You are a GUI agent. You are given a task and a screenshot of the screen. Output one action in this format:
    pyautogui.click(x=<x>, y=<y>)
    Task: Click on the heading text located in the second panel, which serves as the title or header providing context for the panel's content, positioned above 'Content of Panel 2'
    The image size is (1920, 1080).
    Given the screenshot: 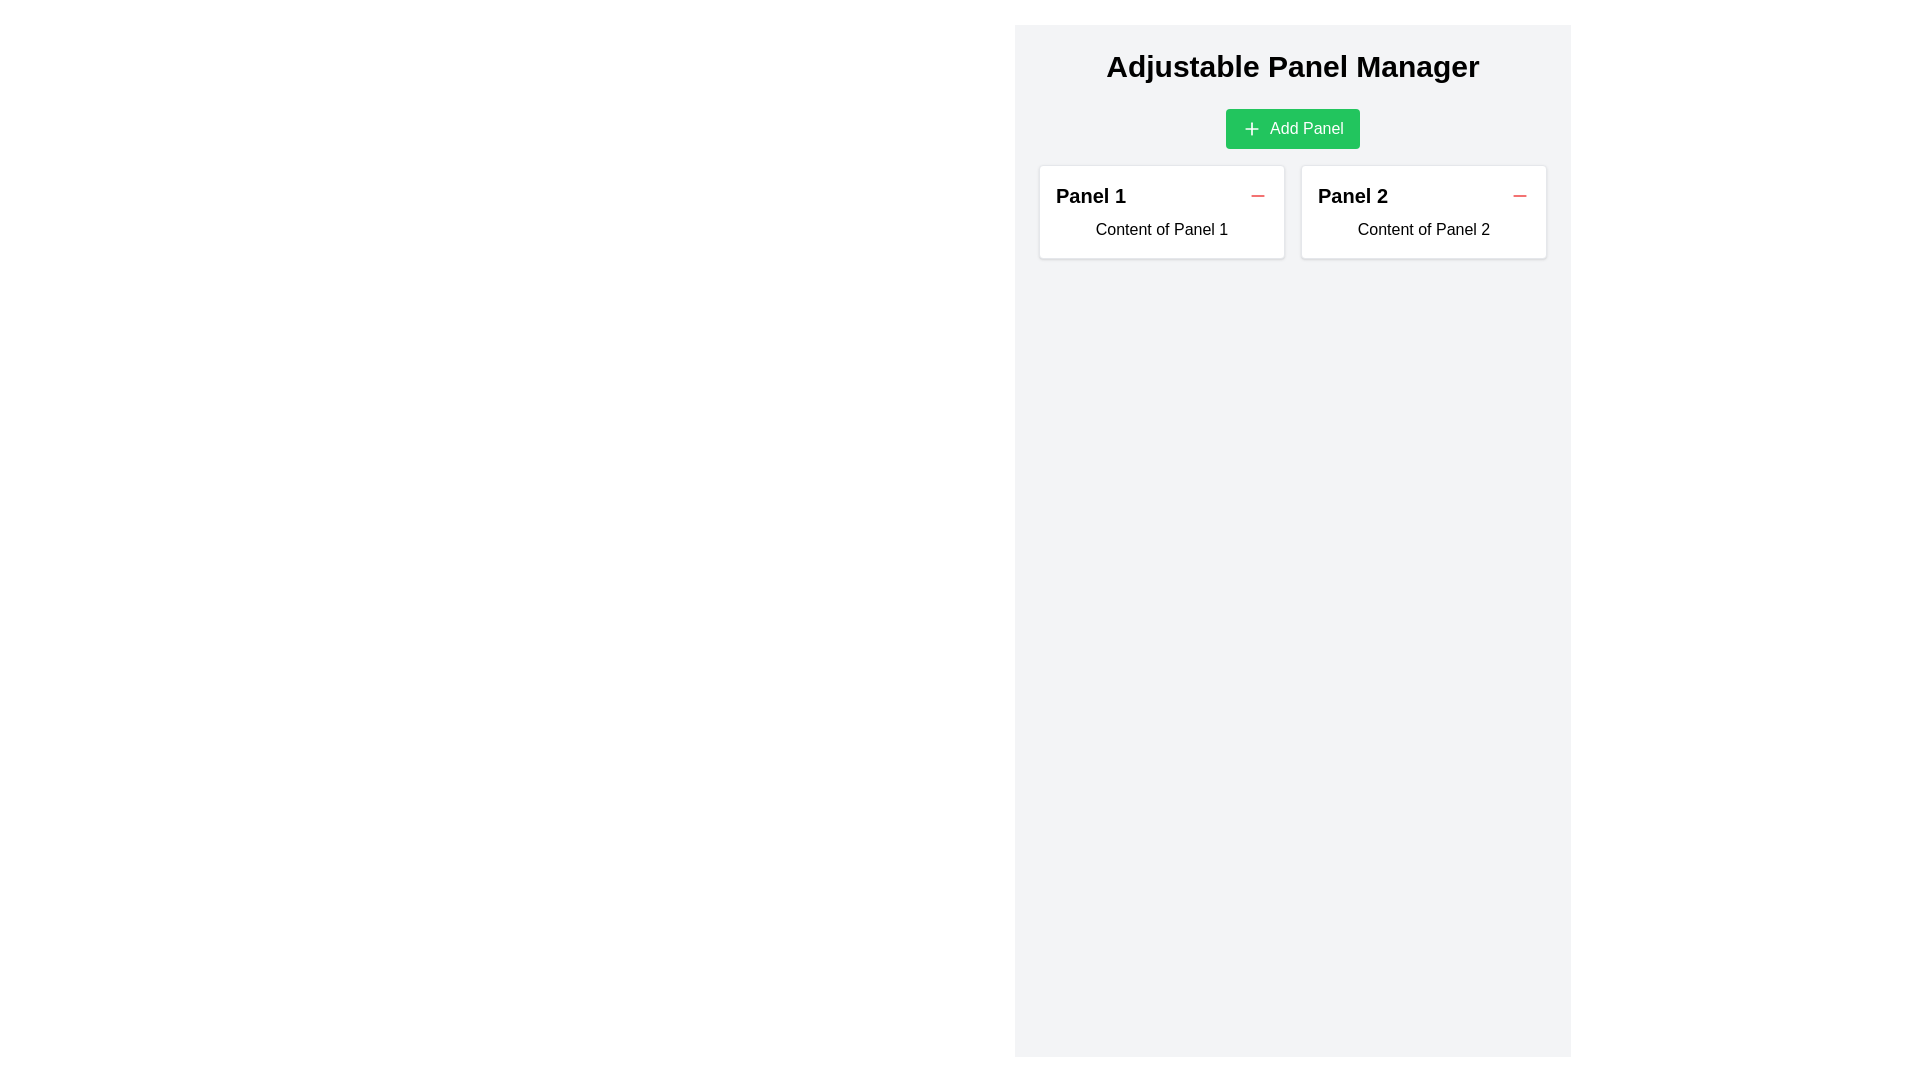 What is the action you would take?
    pyautogui.click(x=1353, y=196)
    